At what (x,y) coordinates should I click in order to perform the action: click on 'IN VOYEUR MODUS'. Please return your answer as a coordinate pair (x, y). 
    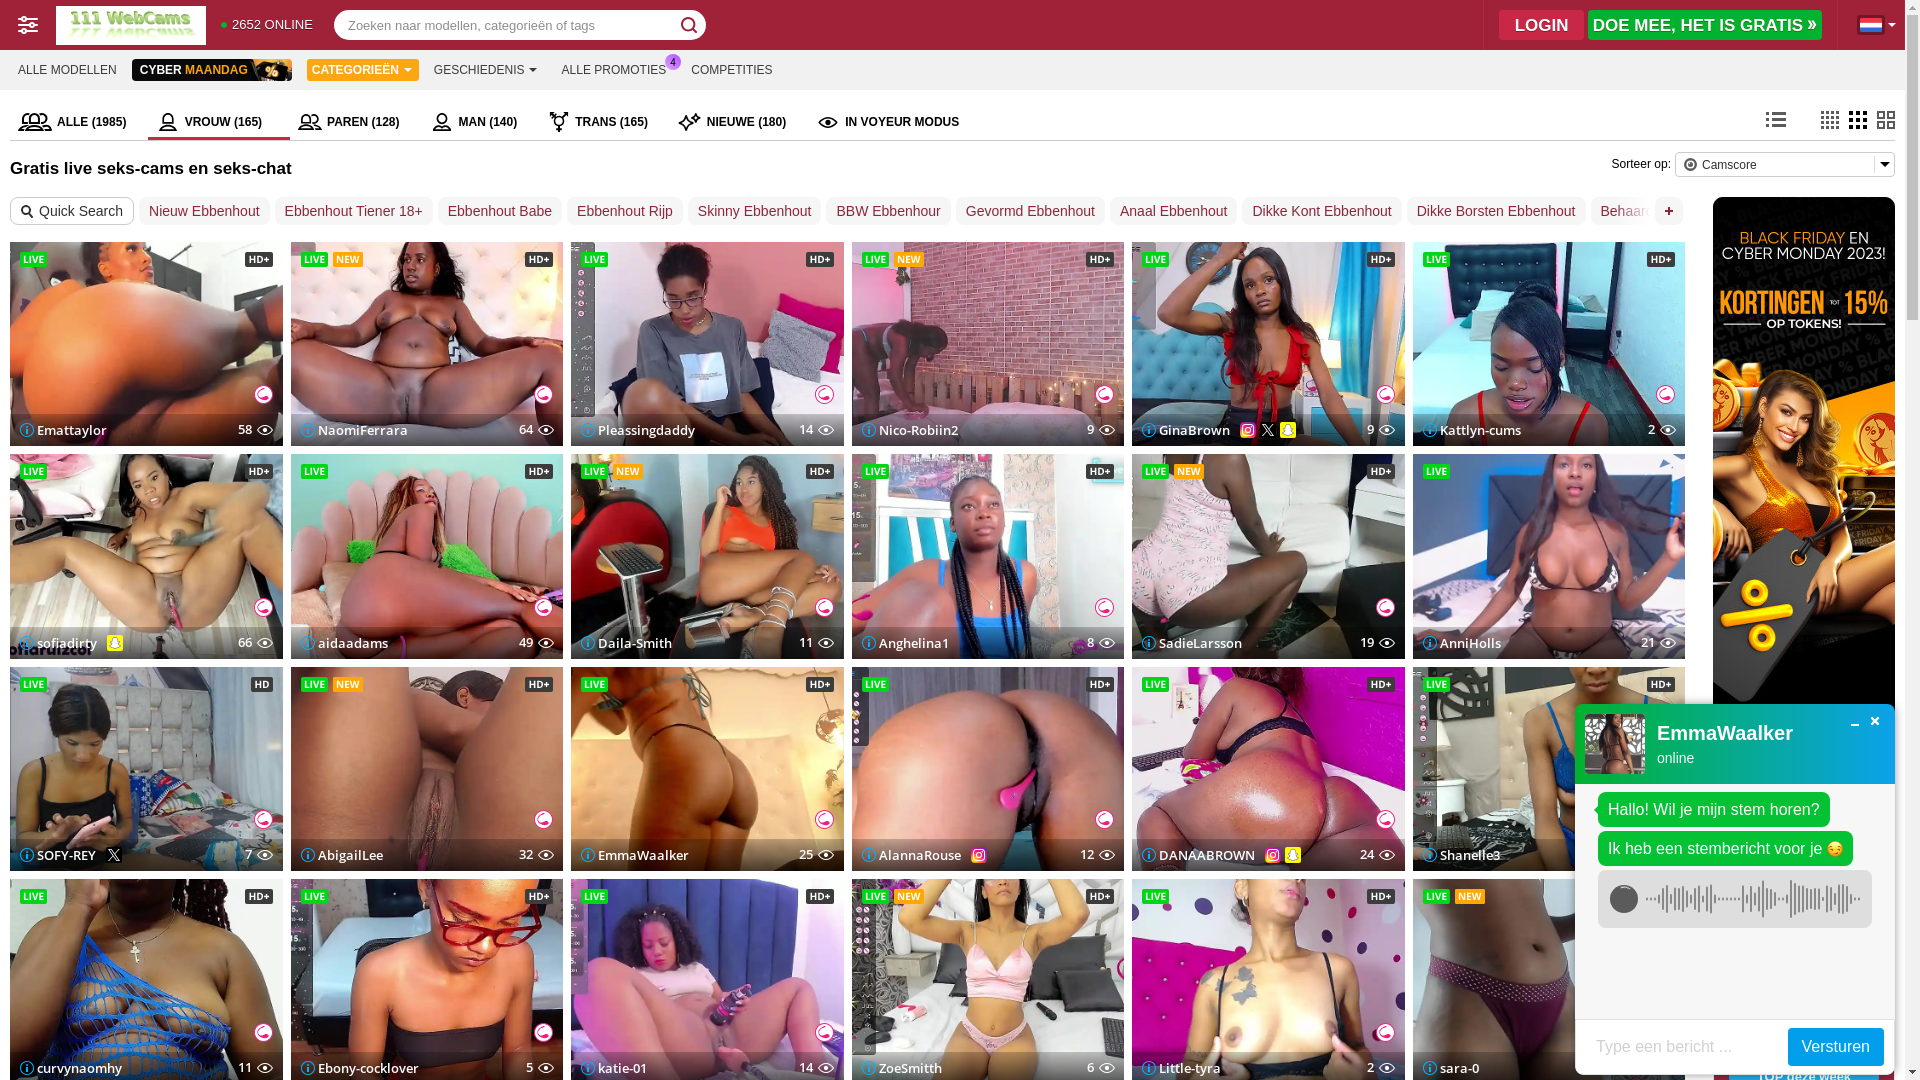
    Looking at the image, I should click on (807, 122).